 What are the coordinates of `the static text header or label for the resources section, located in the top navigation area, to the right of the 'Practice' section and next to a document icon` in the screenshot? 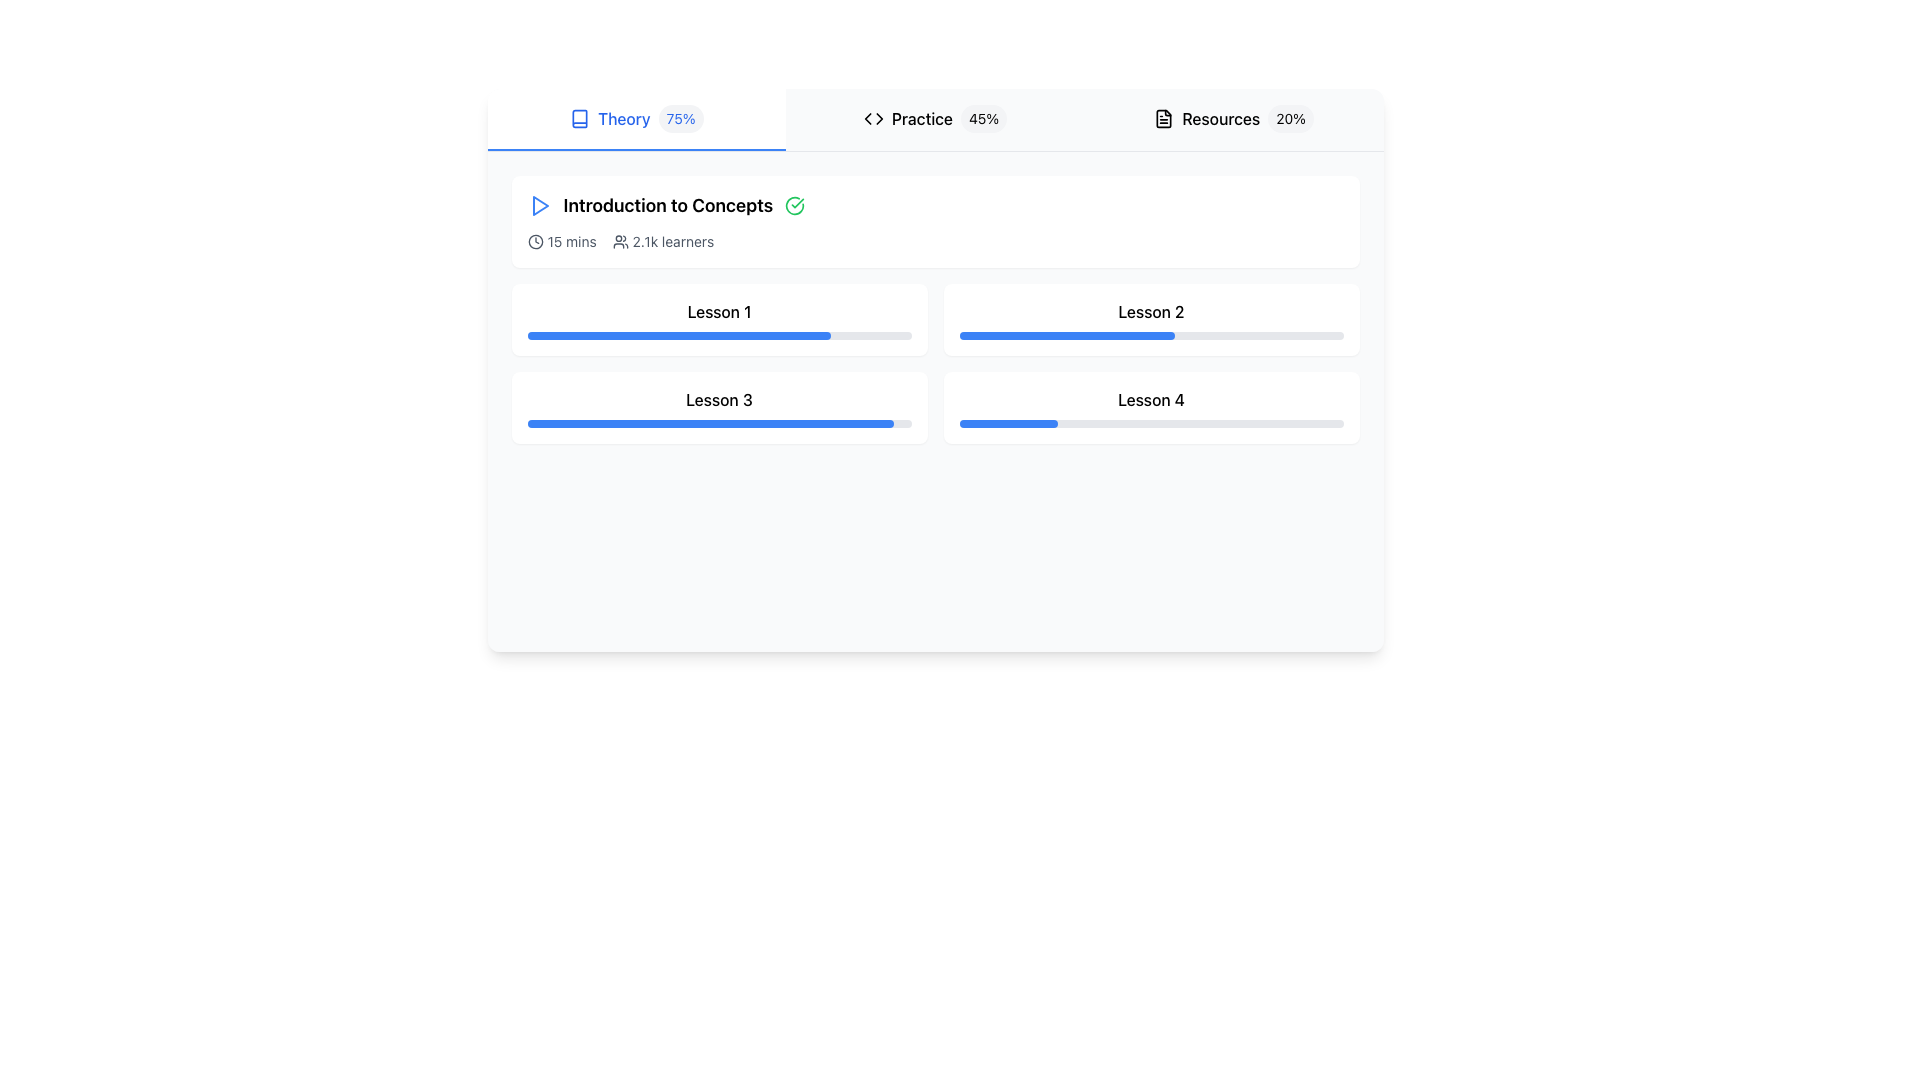 It's located at (1220, 119).